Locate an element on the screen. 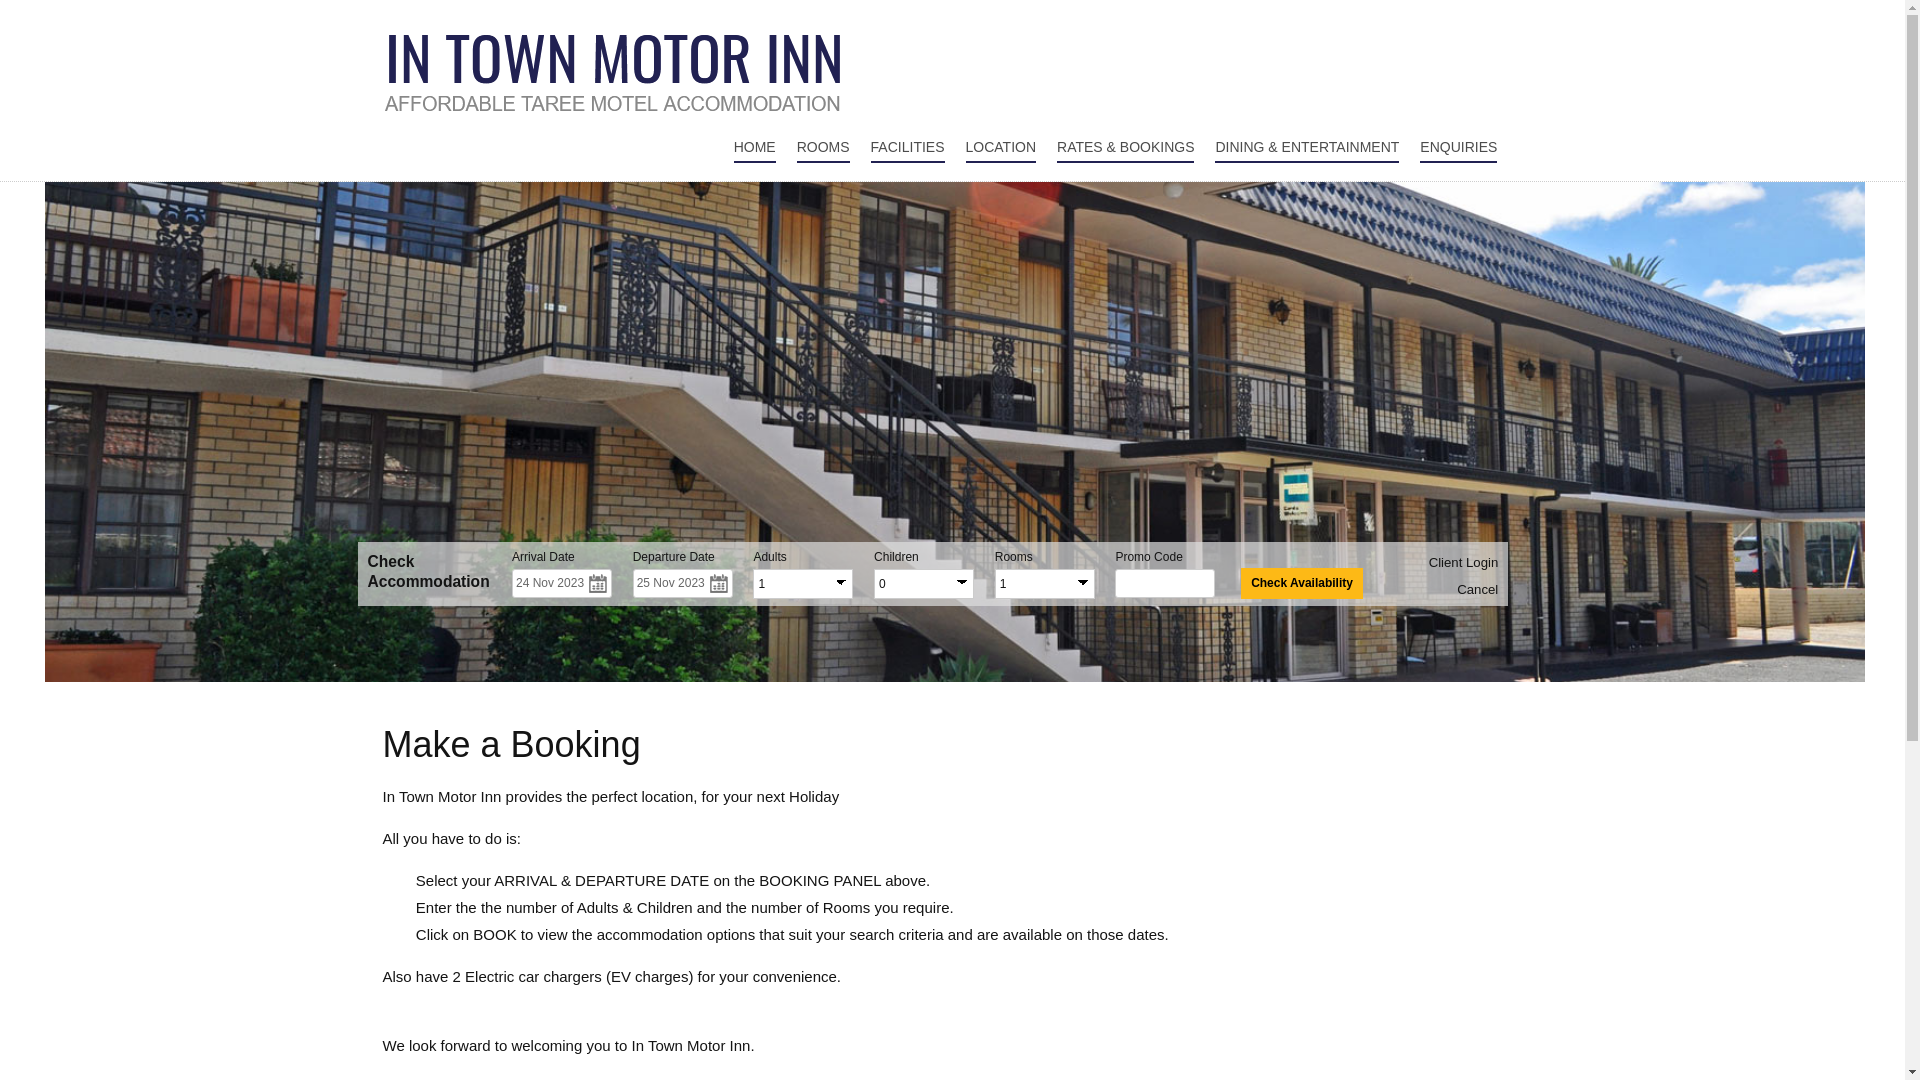  'ROOMS' is located at coordinates (823, 147).